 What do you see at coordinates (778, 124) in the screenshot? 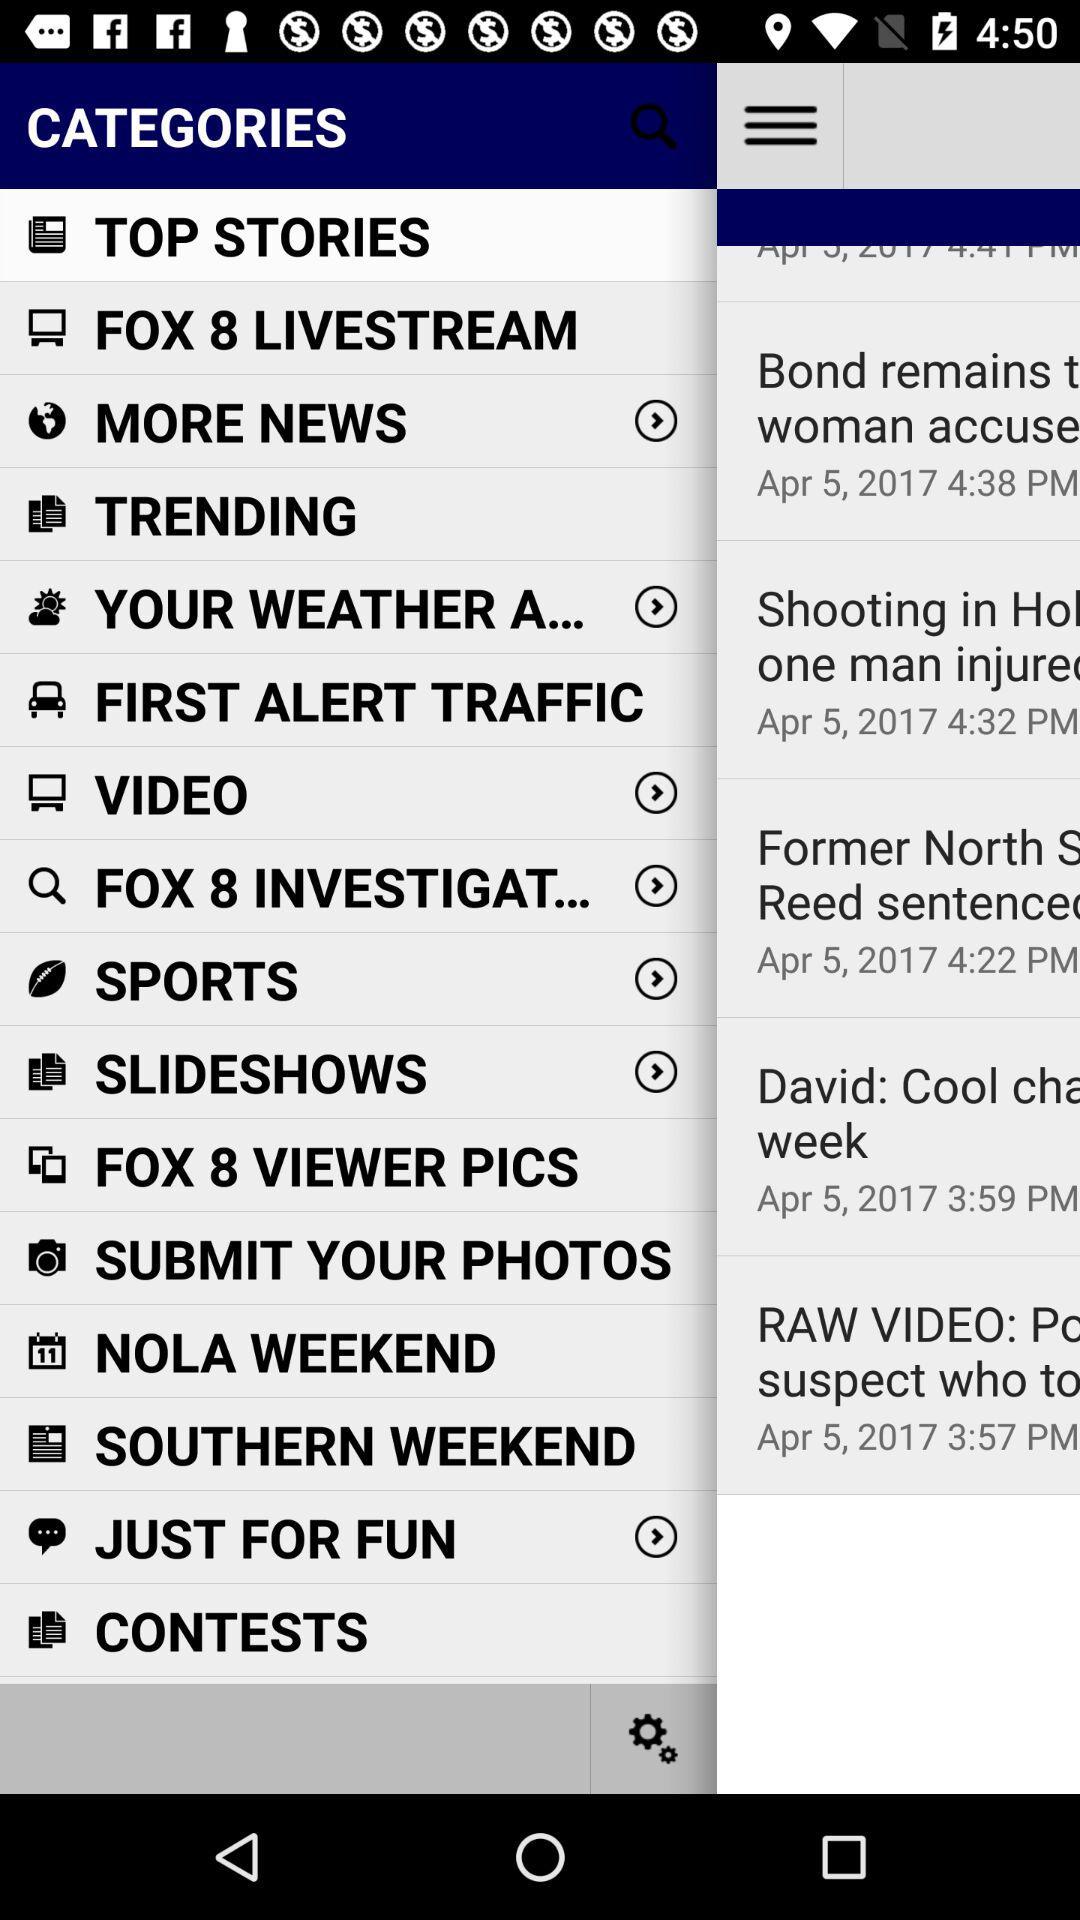
I see `more options` at bounding box center [778, 124].